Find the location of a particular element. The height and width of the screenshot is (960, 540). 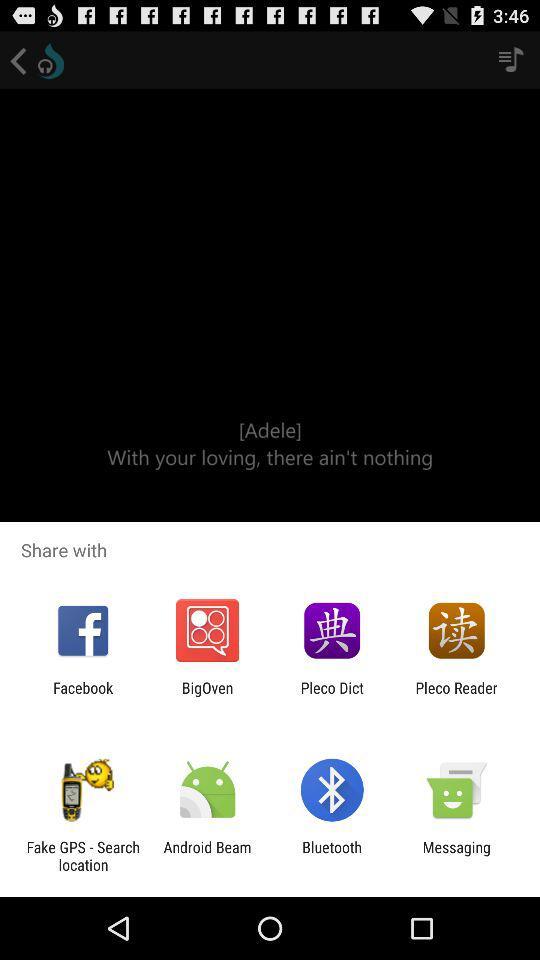

the icon next to facebook item is located at coordinates (206, 696).